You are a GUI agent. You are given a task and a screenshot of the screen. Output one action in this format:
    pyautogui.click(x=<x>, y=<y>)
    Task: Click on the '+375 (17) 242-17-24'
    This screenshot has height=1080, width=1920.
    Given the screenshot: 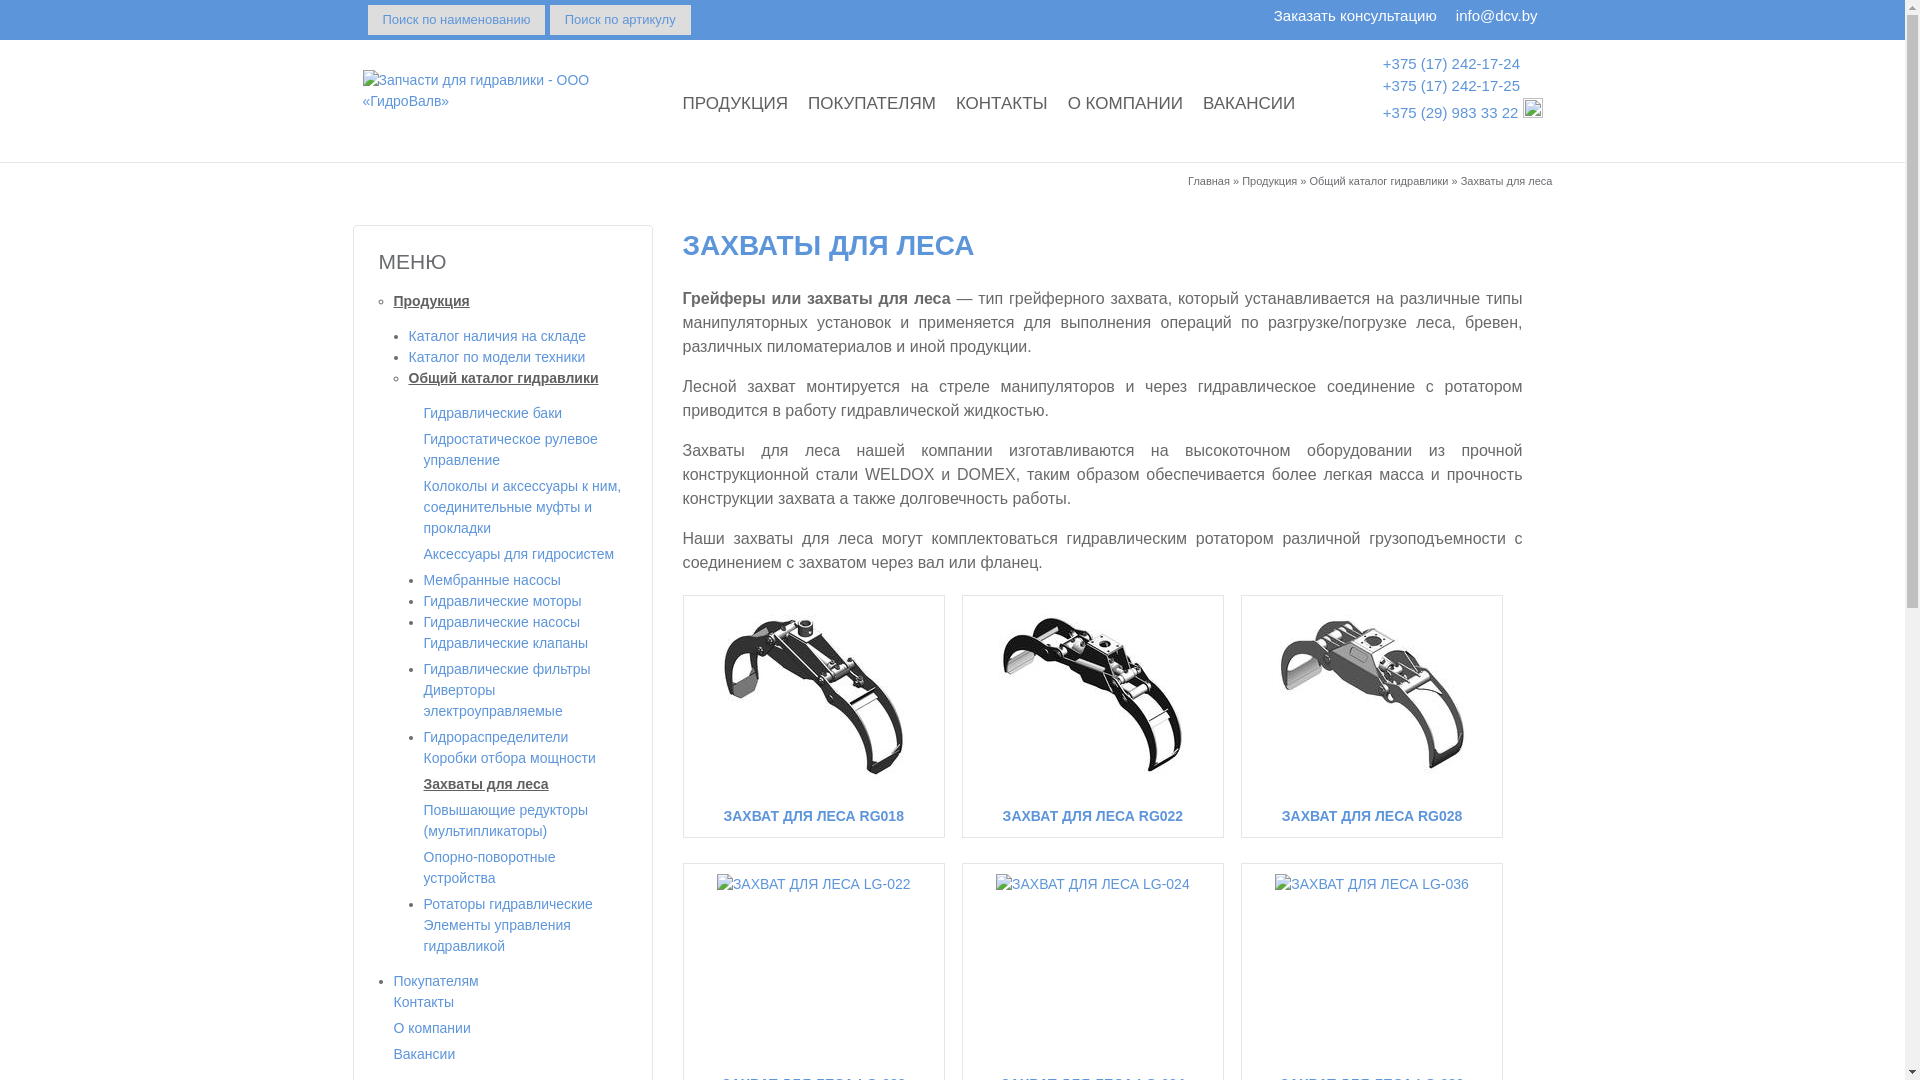 What is the action you would take?
    pyautogui.click(x=1451, y=61)
    